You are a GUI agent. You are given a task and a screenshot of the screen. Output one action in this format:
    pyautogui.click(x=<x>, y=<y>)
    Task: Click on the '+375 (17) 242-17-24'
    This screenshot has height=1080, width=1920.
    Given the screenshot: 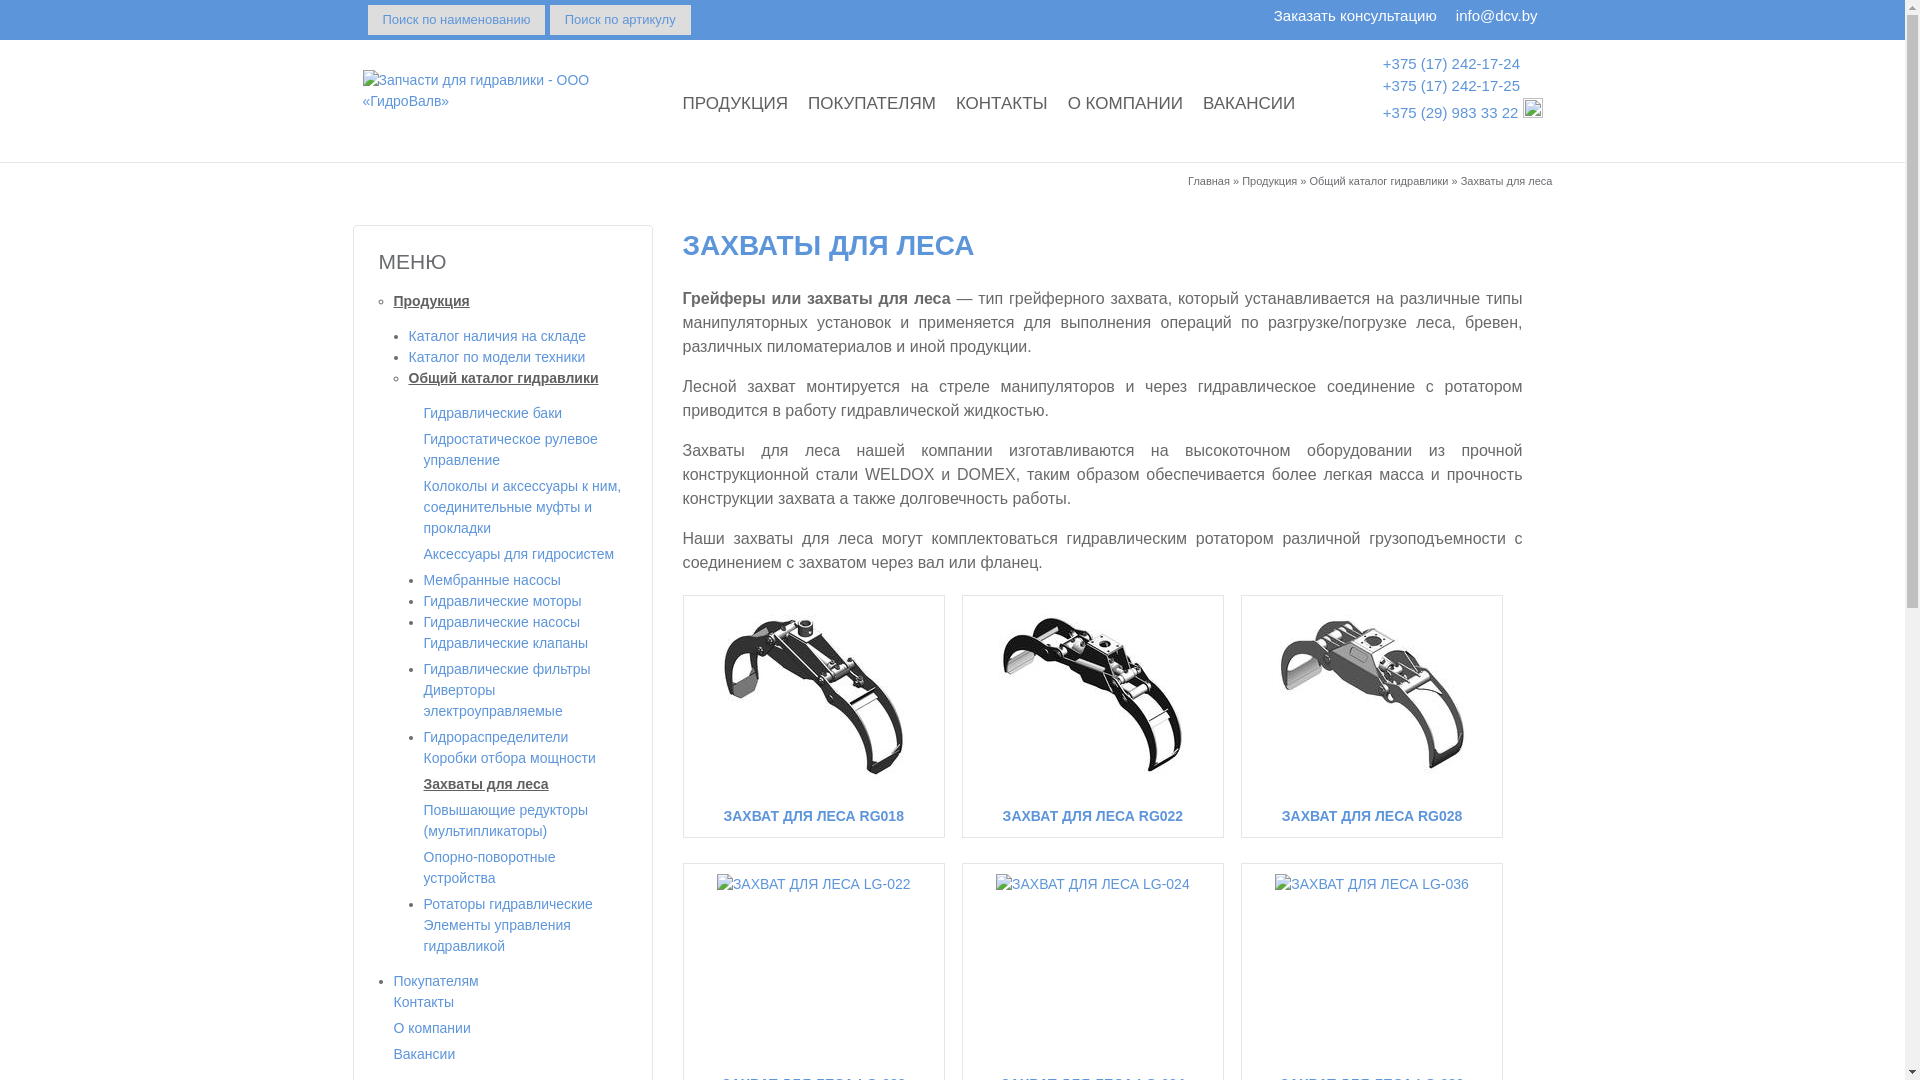 What is the action you would take?
    pyautogui.click(x=1451, y=61)
    